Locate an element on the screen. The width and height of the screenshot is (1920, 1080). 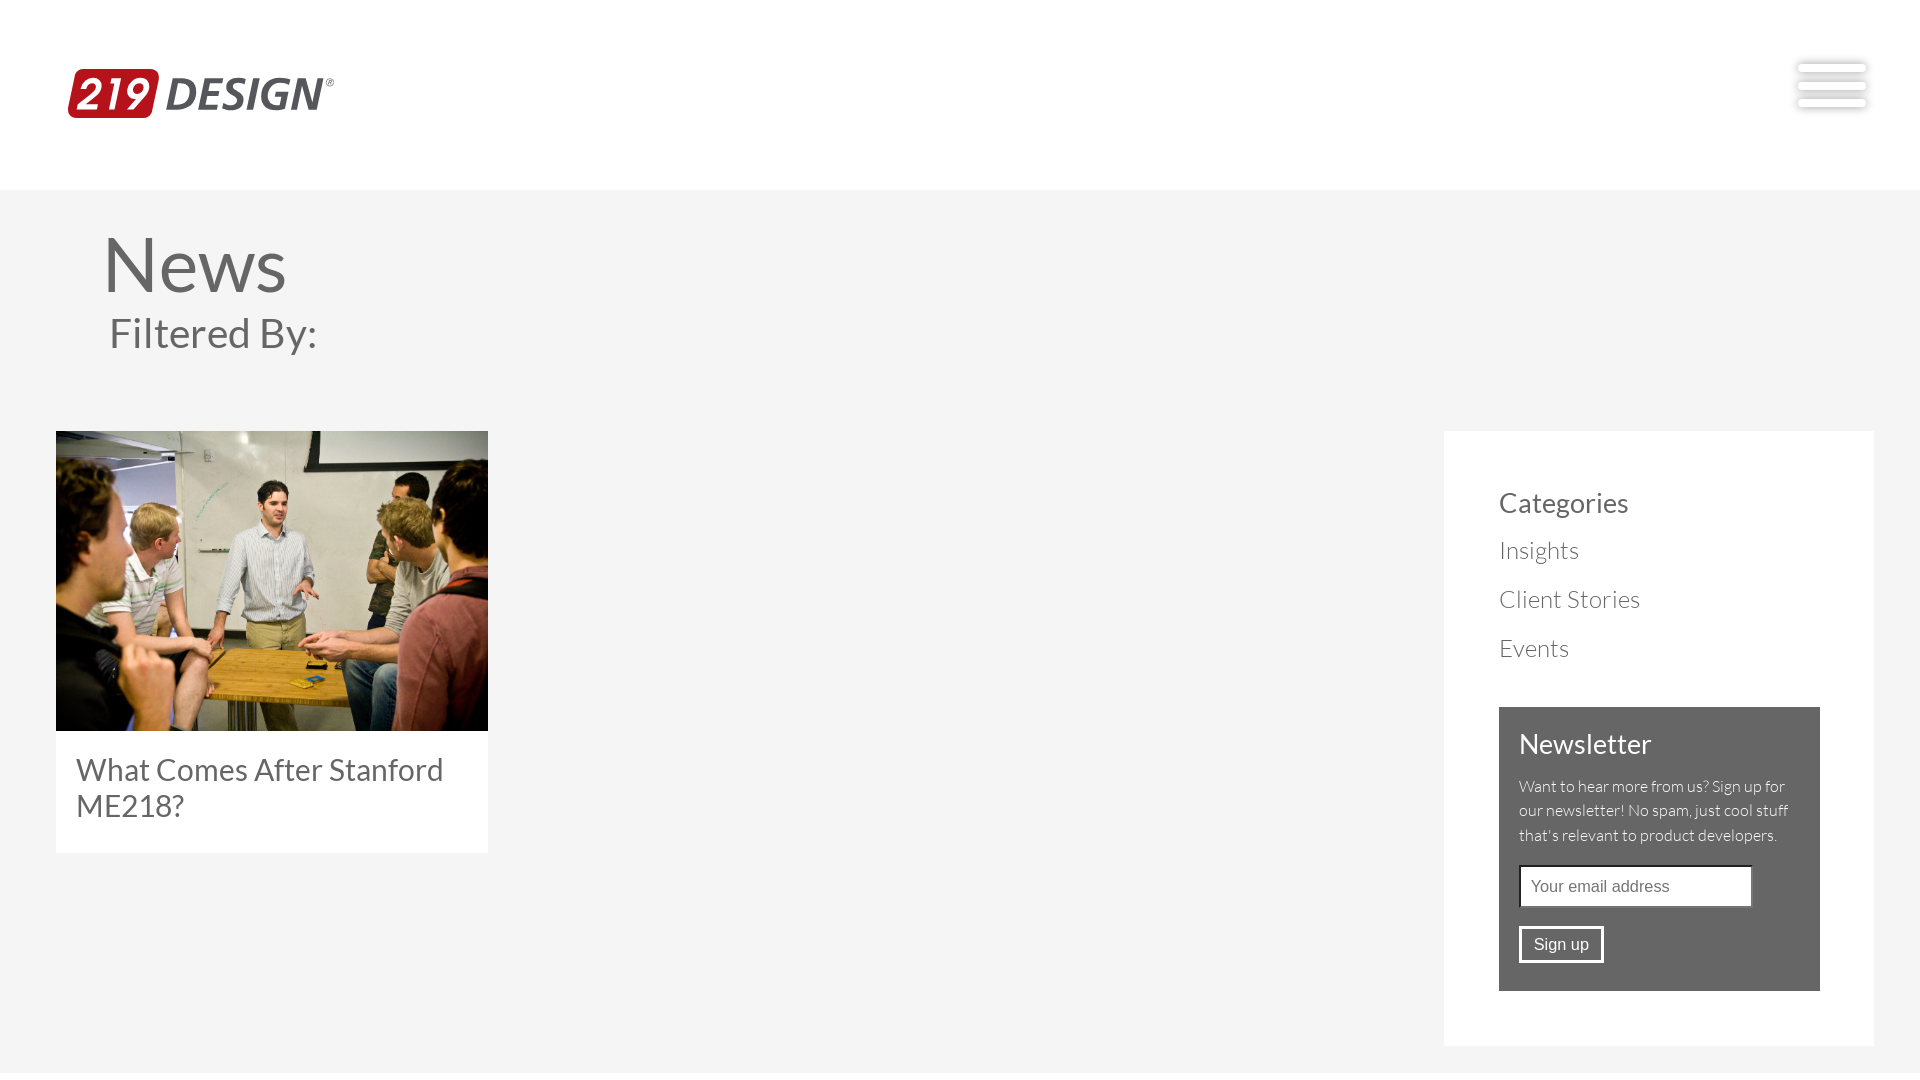
'What Comes After Stanford ME218?' is located at coordinates (46, 641).